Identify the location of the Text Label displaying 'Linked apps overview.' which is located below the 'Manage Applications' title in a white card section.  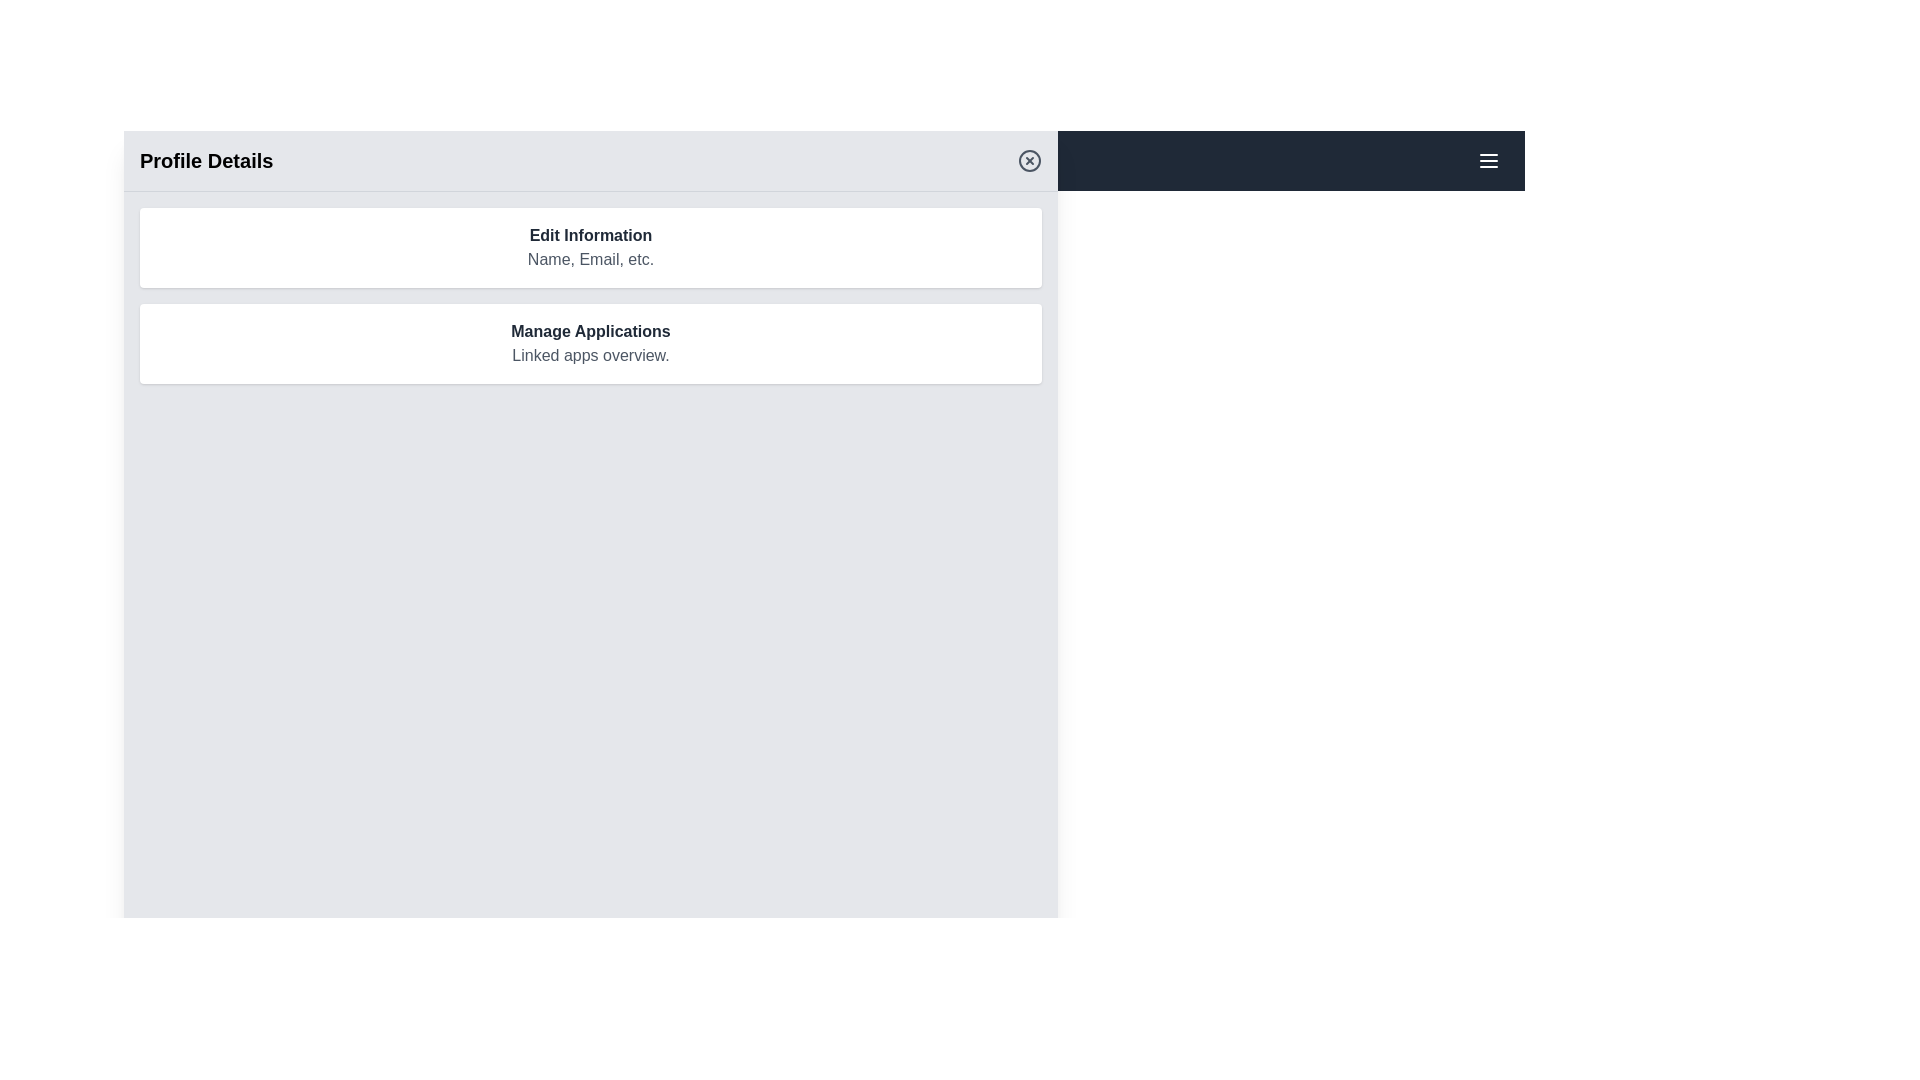
(589, 354).